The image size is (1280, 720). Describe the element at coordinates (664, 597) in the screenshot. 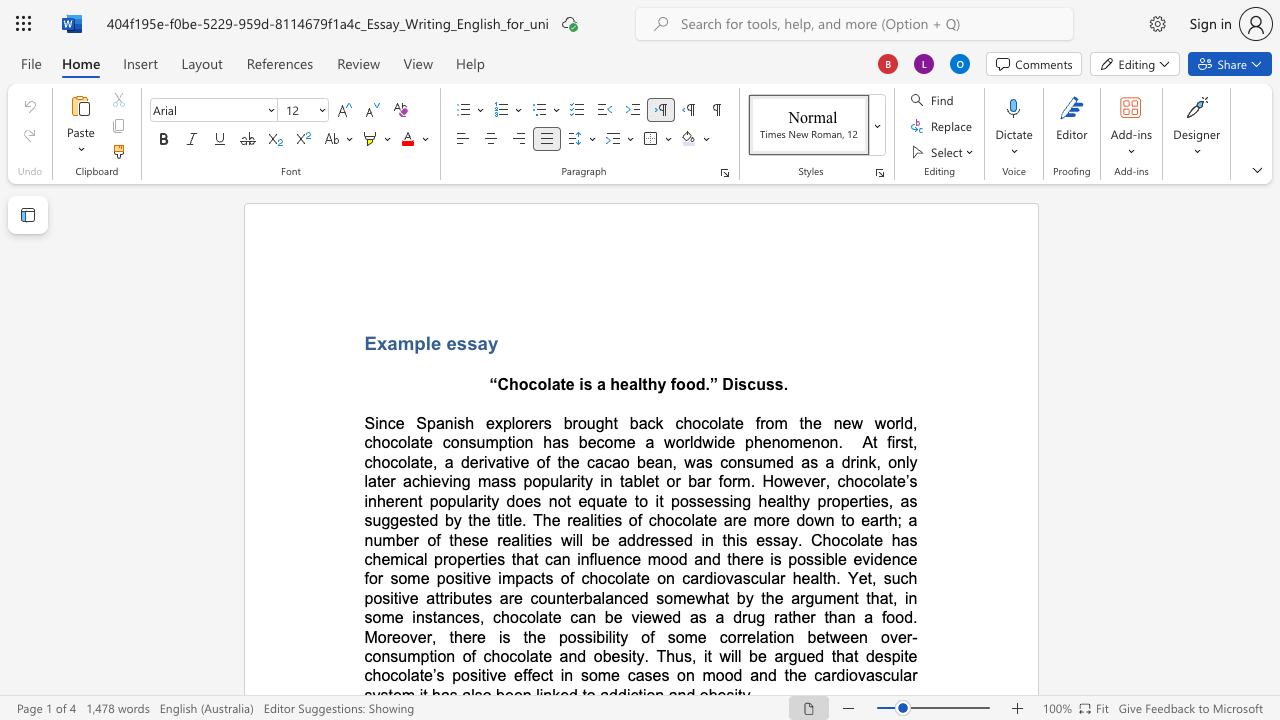

I see `the space between the continuous character "s" and "o" in the text` at that location.